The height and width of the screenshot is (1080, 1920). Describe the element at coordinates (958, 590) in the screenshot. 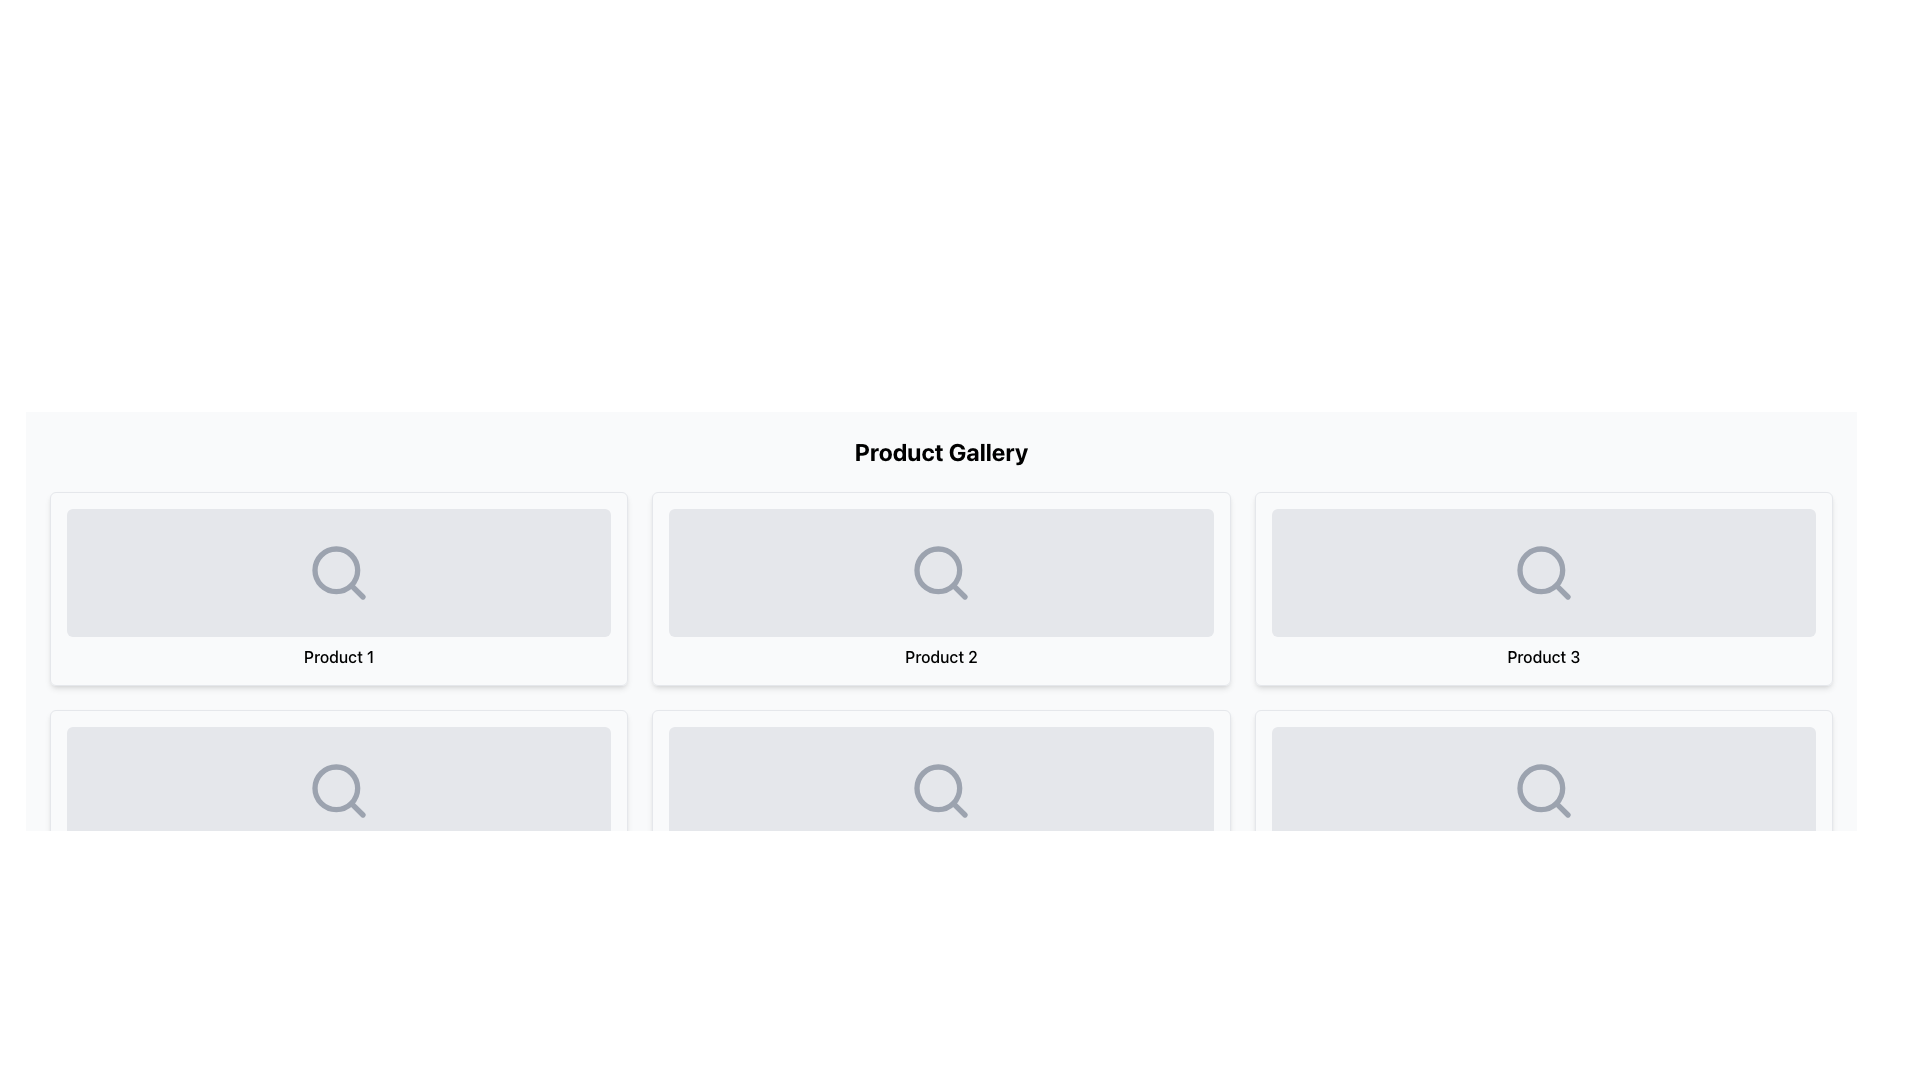

I see `diagonal line that forms the handle of the magnifying glass icon, which is located inside the second grid item's image in the second row of the product gallery section` at that location.